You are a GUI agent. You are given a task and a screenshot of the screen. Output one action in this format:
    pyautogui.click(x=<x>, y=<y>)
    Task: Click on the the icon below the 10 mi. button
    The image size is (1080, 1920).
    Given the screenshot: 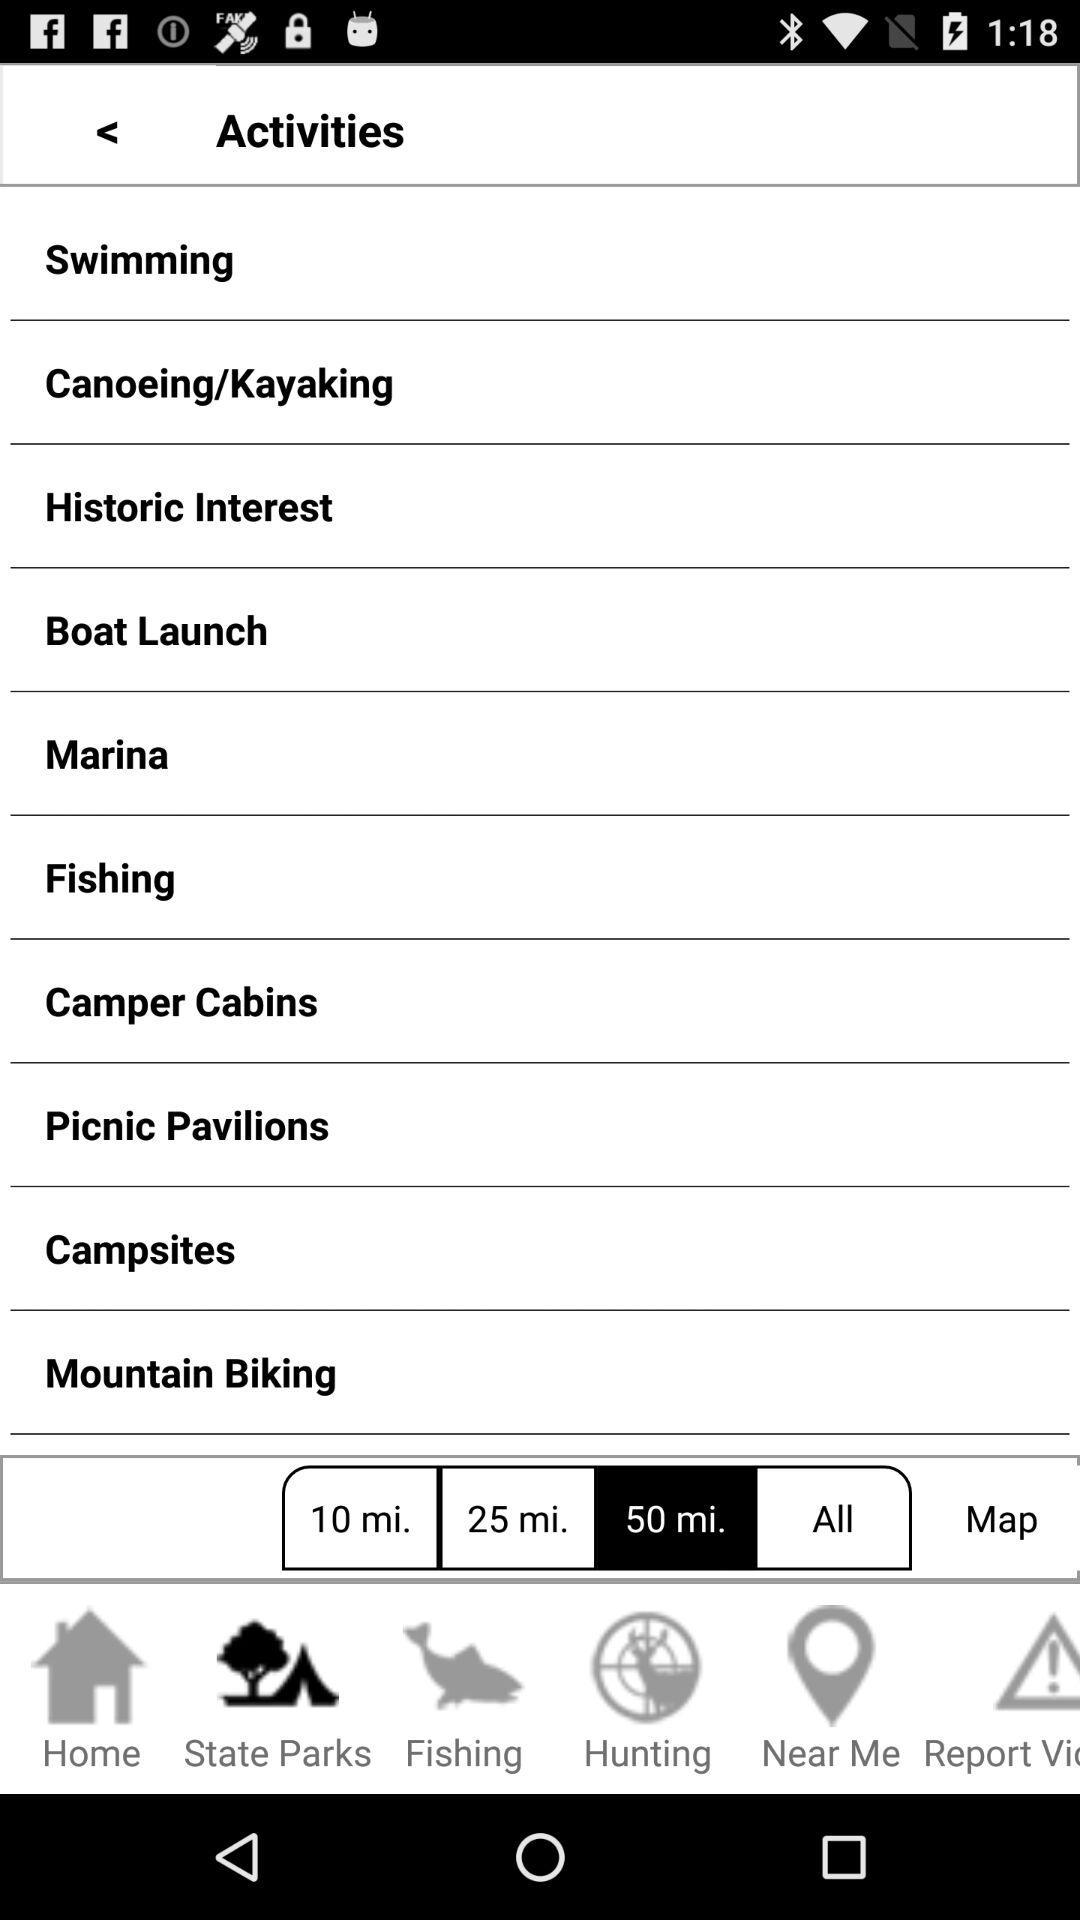 What is the action you would take?
    pyautogui.click(x=277, y=1689)
    